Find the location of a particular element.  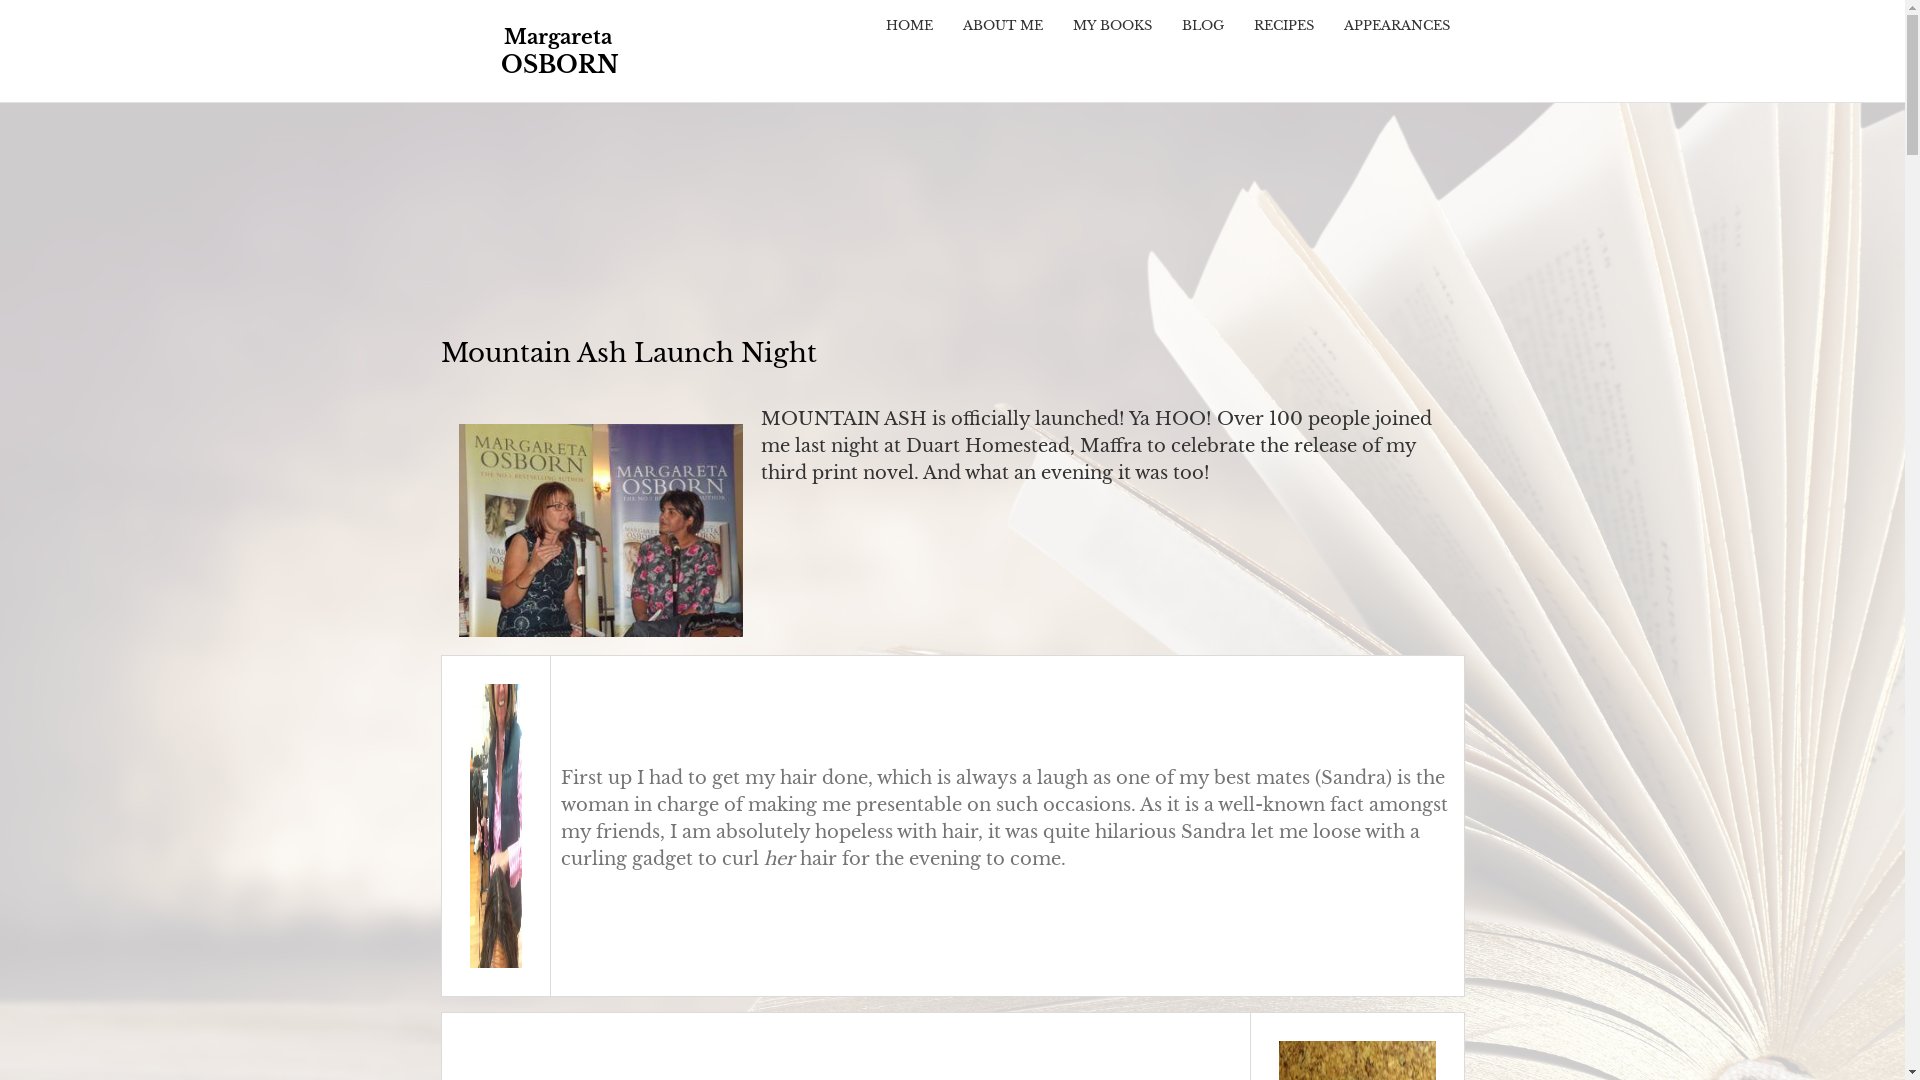

'RECIPES' is located at coordinates (1282, 25).